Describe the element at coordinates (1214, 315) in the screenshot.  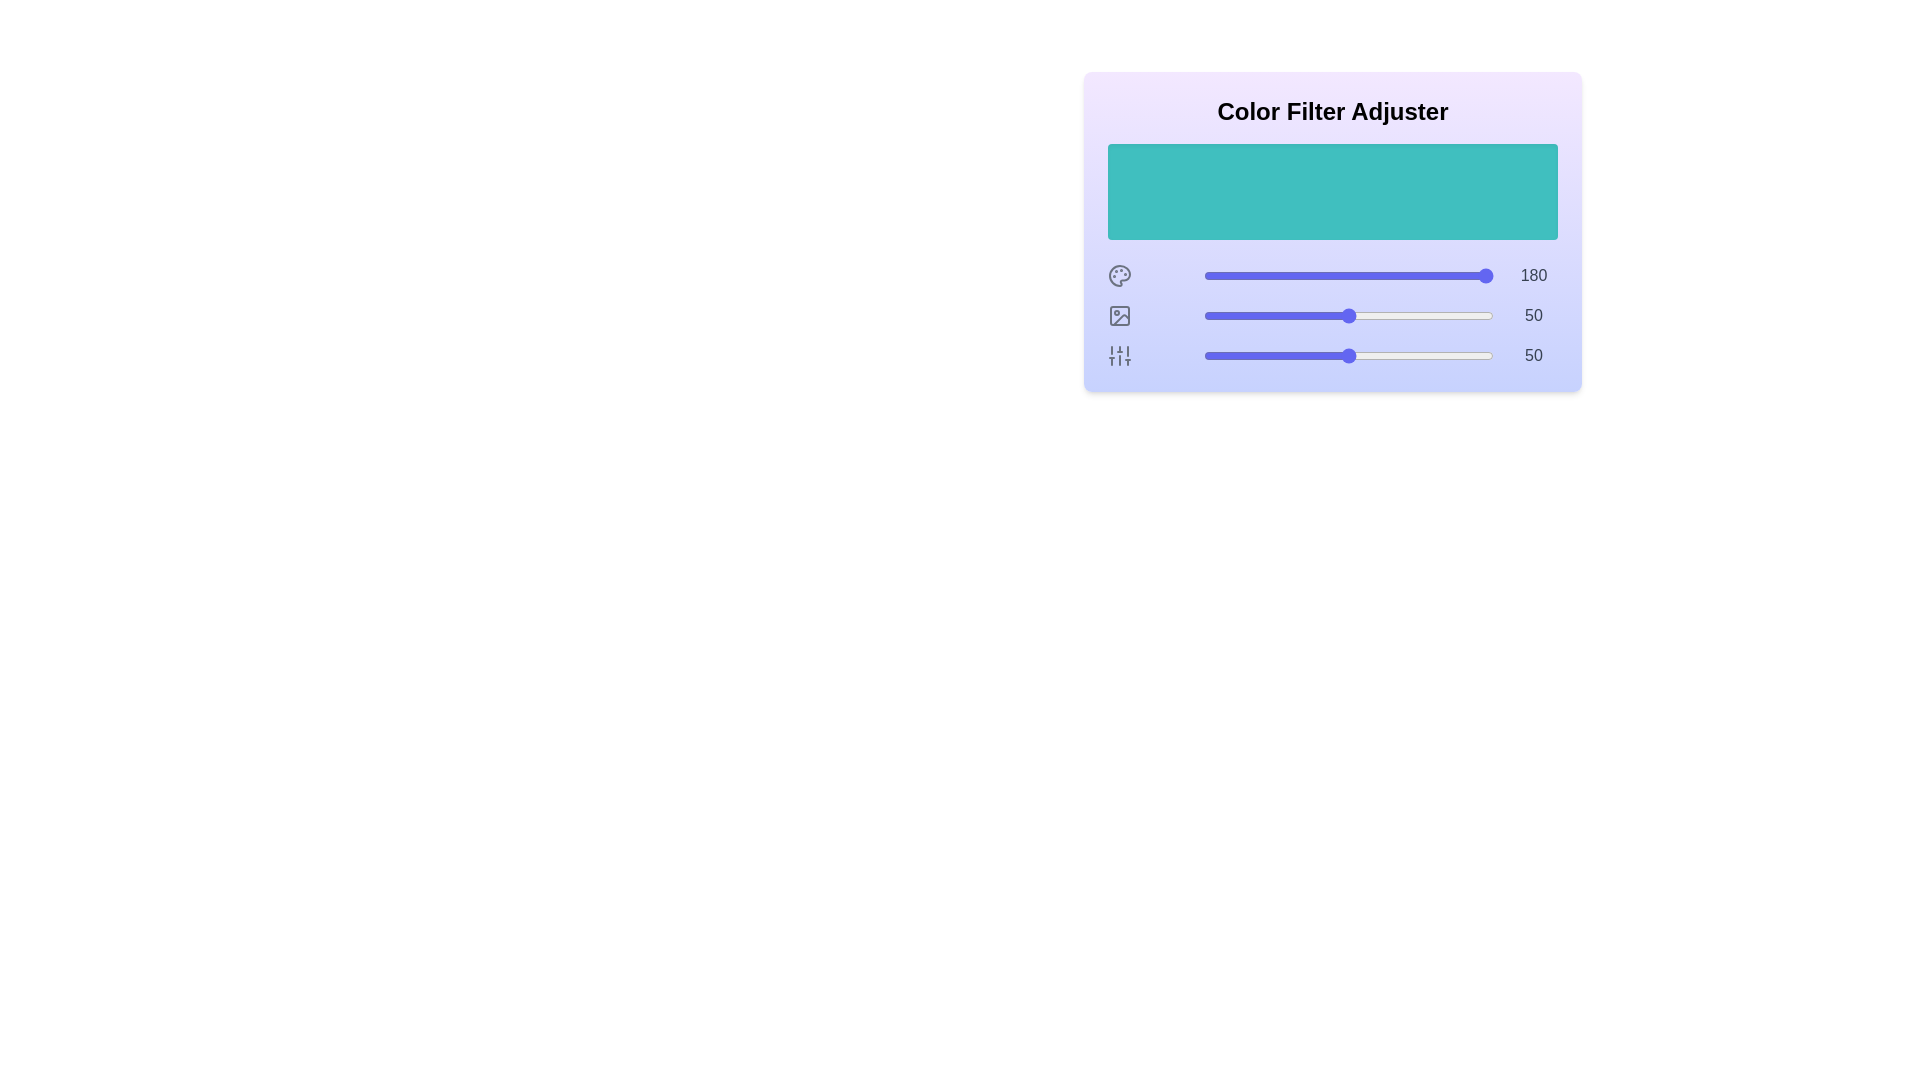
I see `the saturation slider to set the saturation to 4%` at that location.